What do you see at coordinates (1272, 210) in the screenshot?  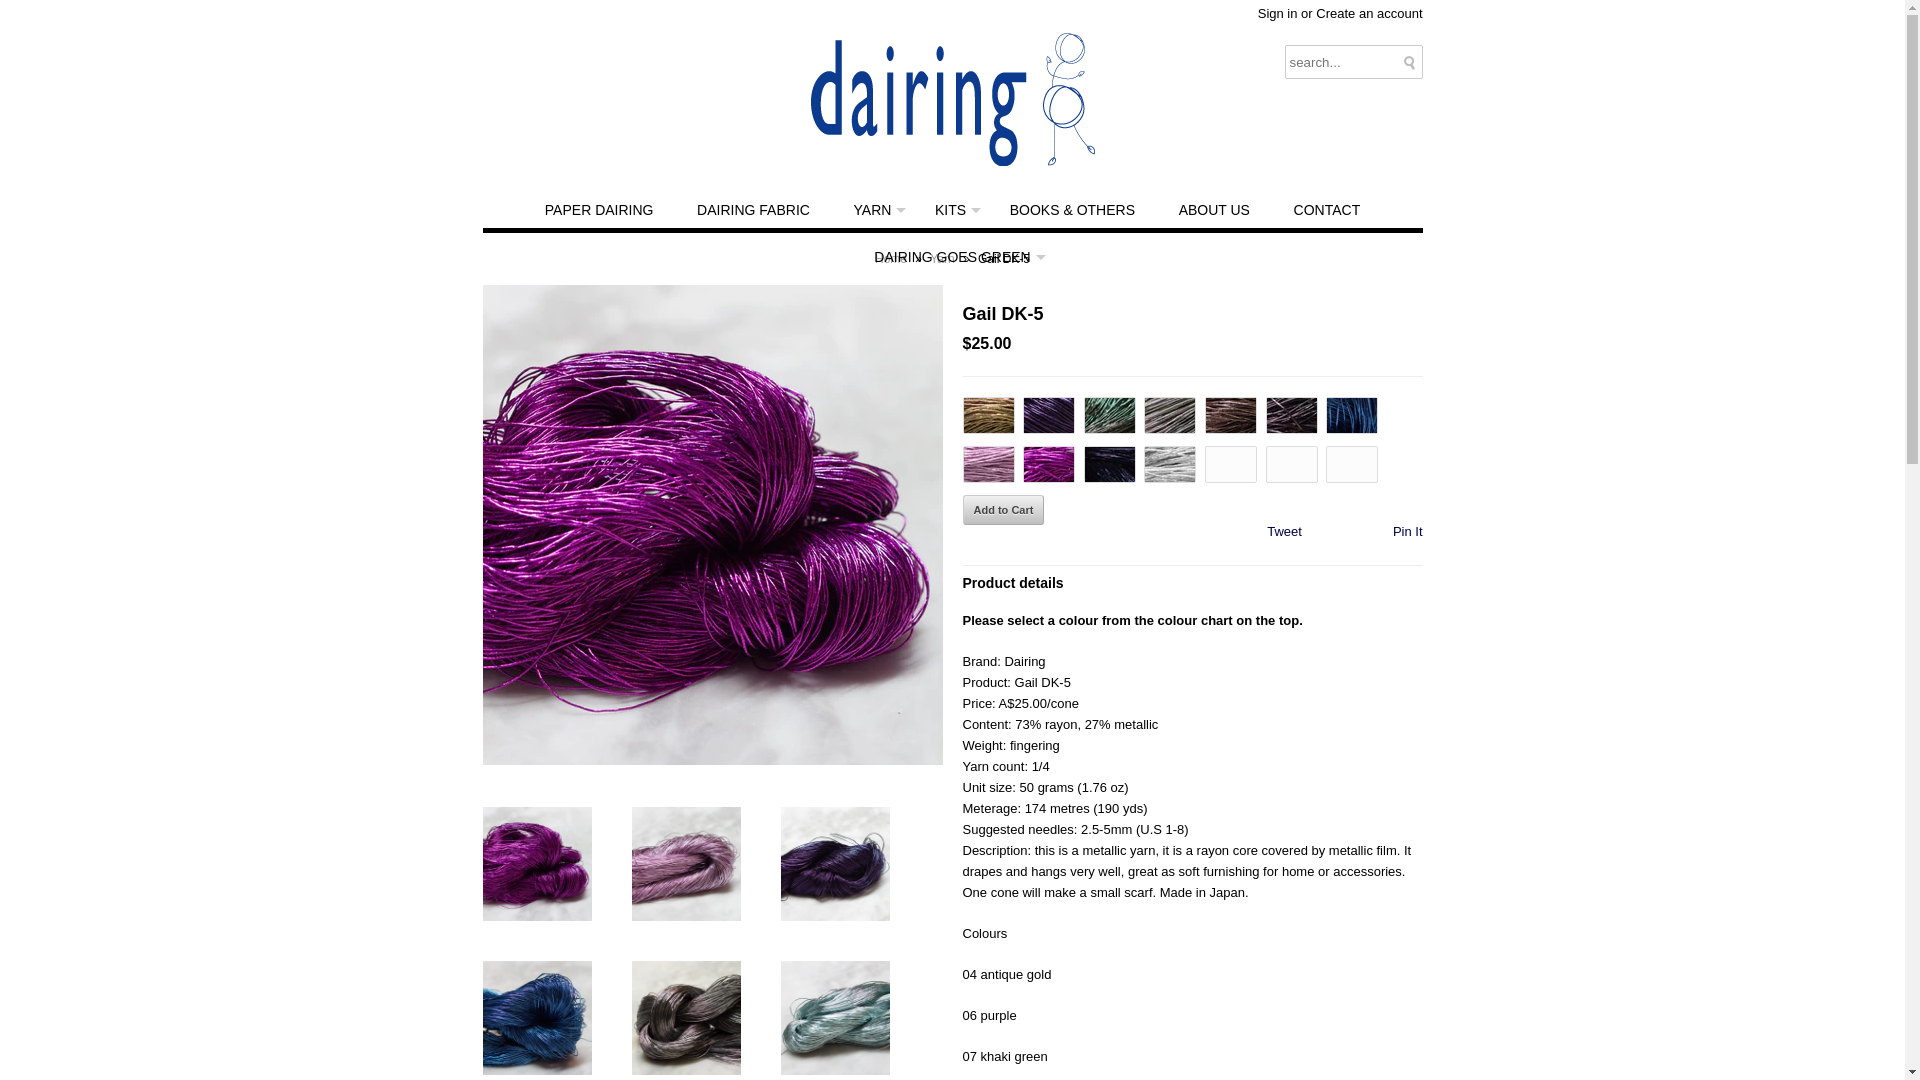 I see `'CONTACT'` at bounding box center [1272, 210].